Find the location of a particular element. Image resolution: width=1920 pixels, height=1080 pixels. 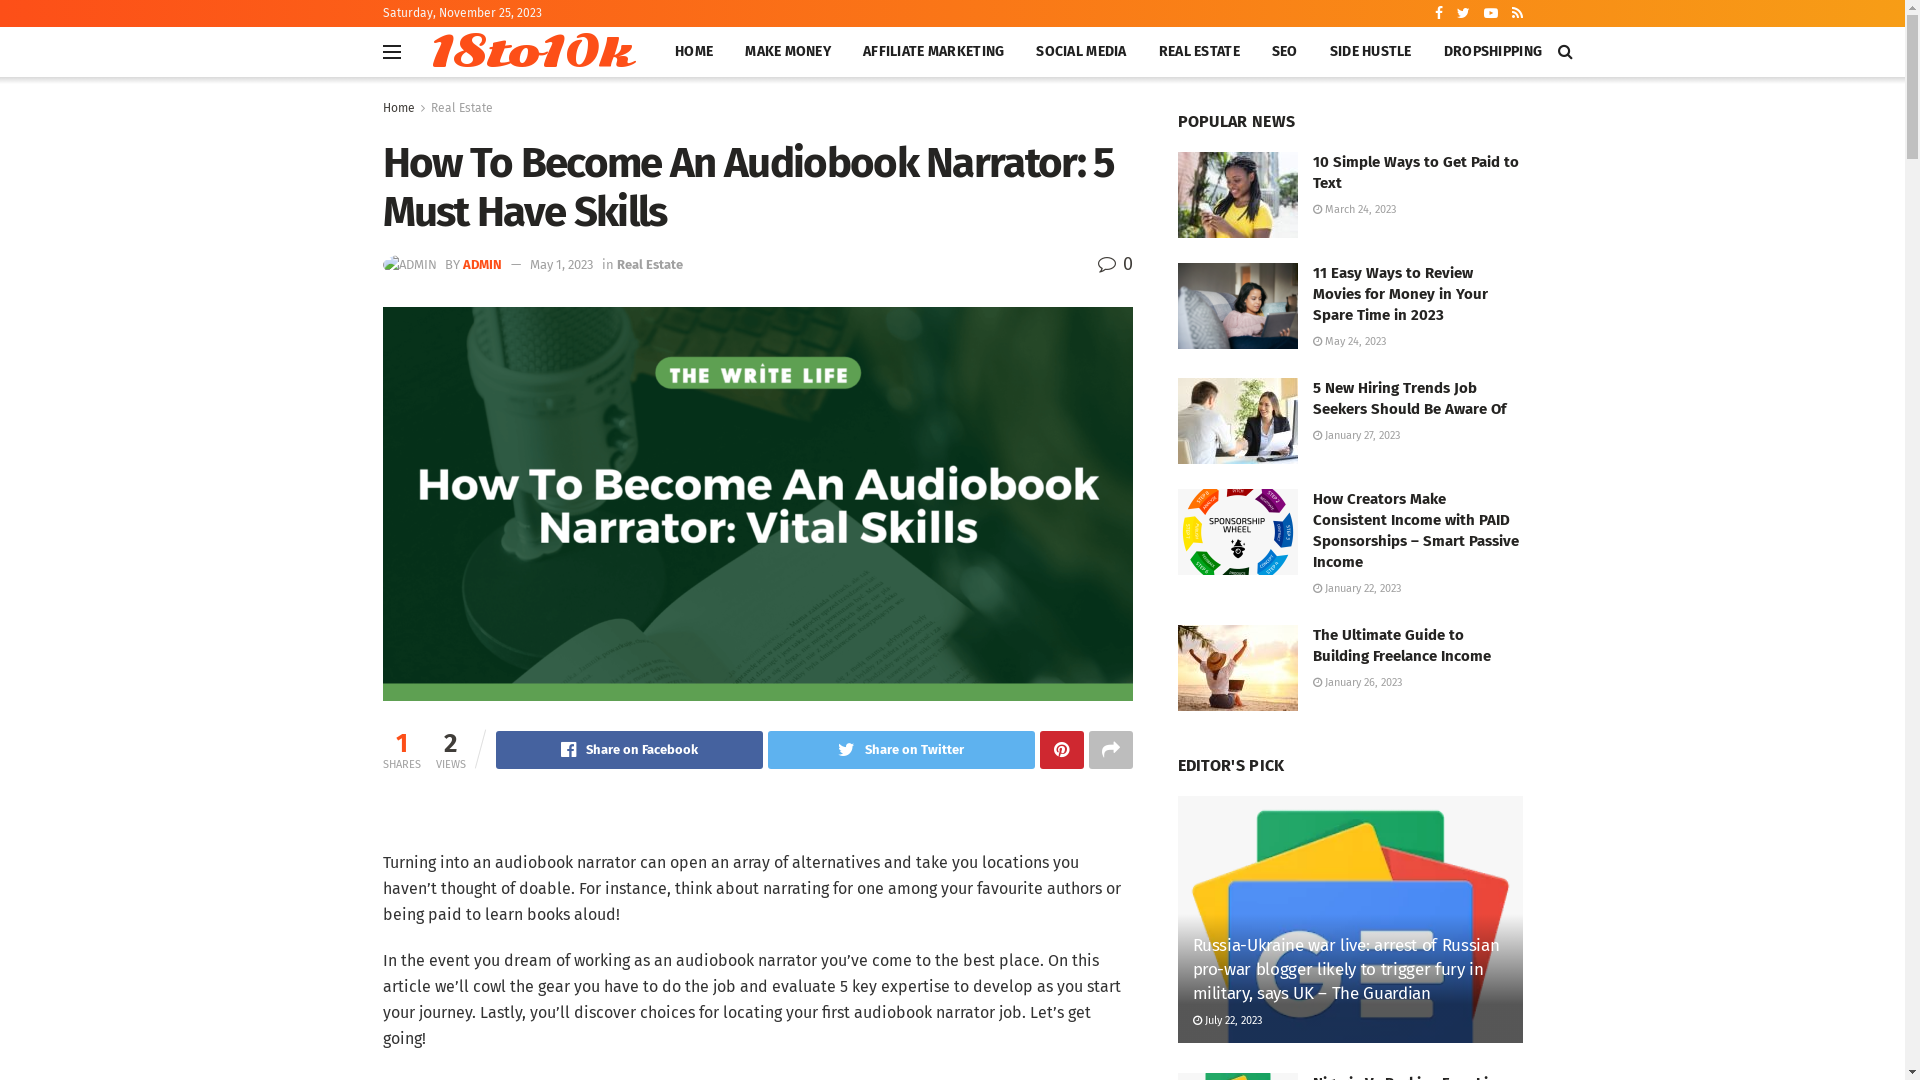

'5 New Hiring Trends Job Seekers Should Be Aware Of' is located at coordinates (1407, 398).